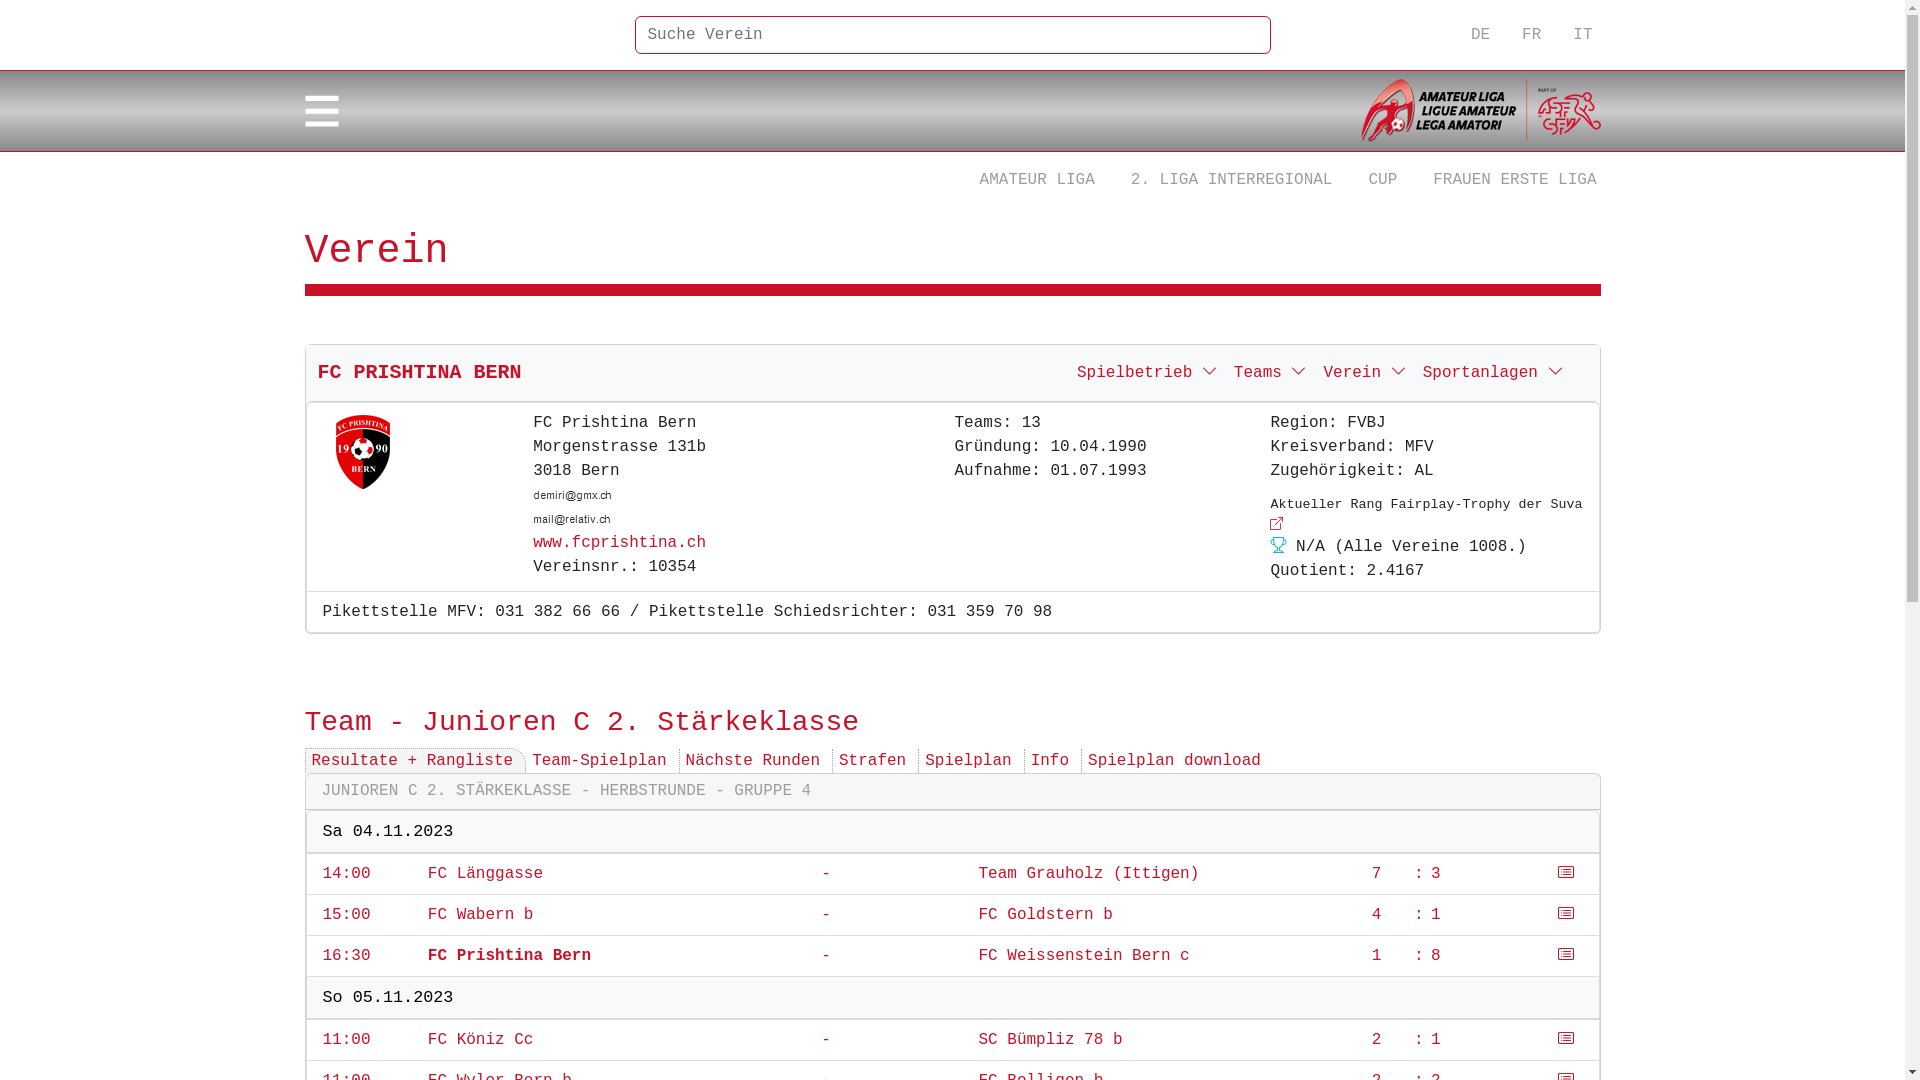 This screenshot has width=1920, height=1080. I want to click on 'Resultate + Rangliste', so click(411, 760).